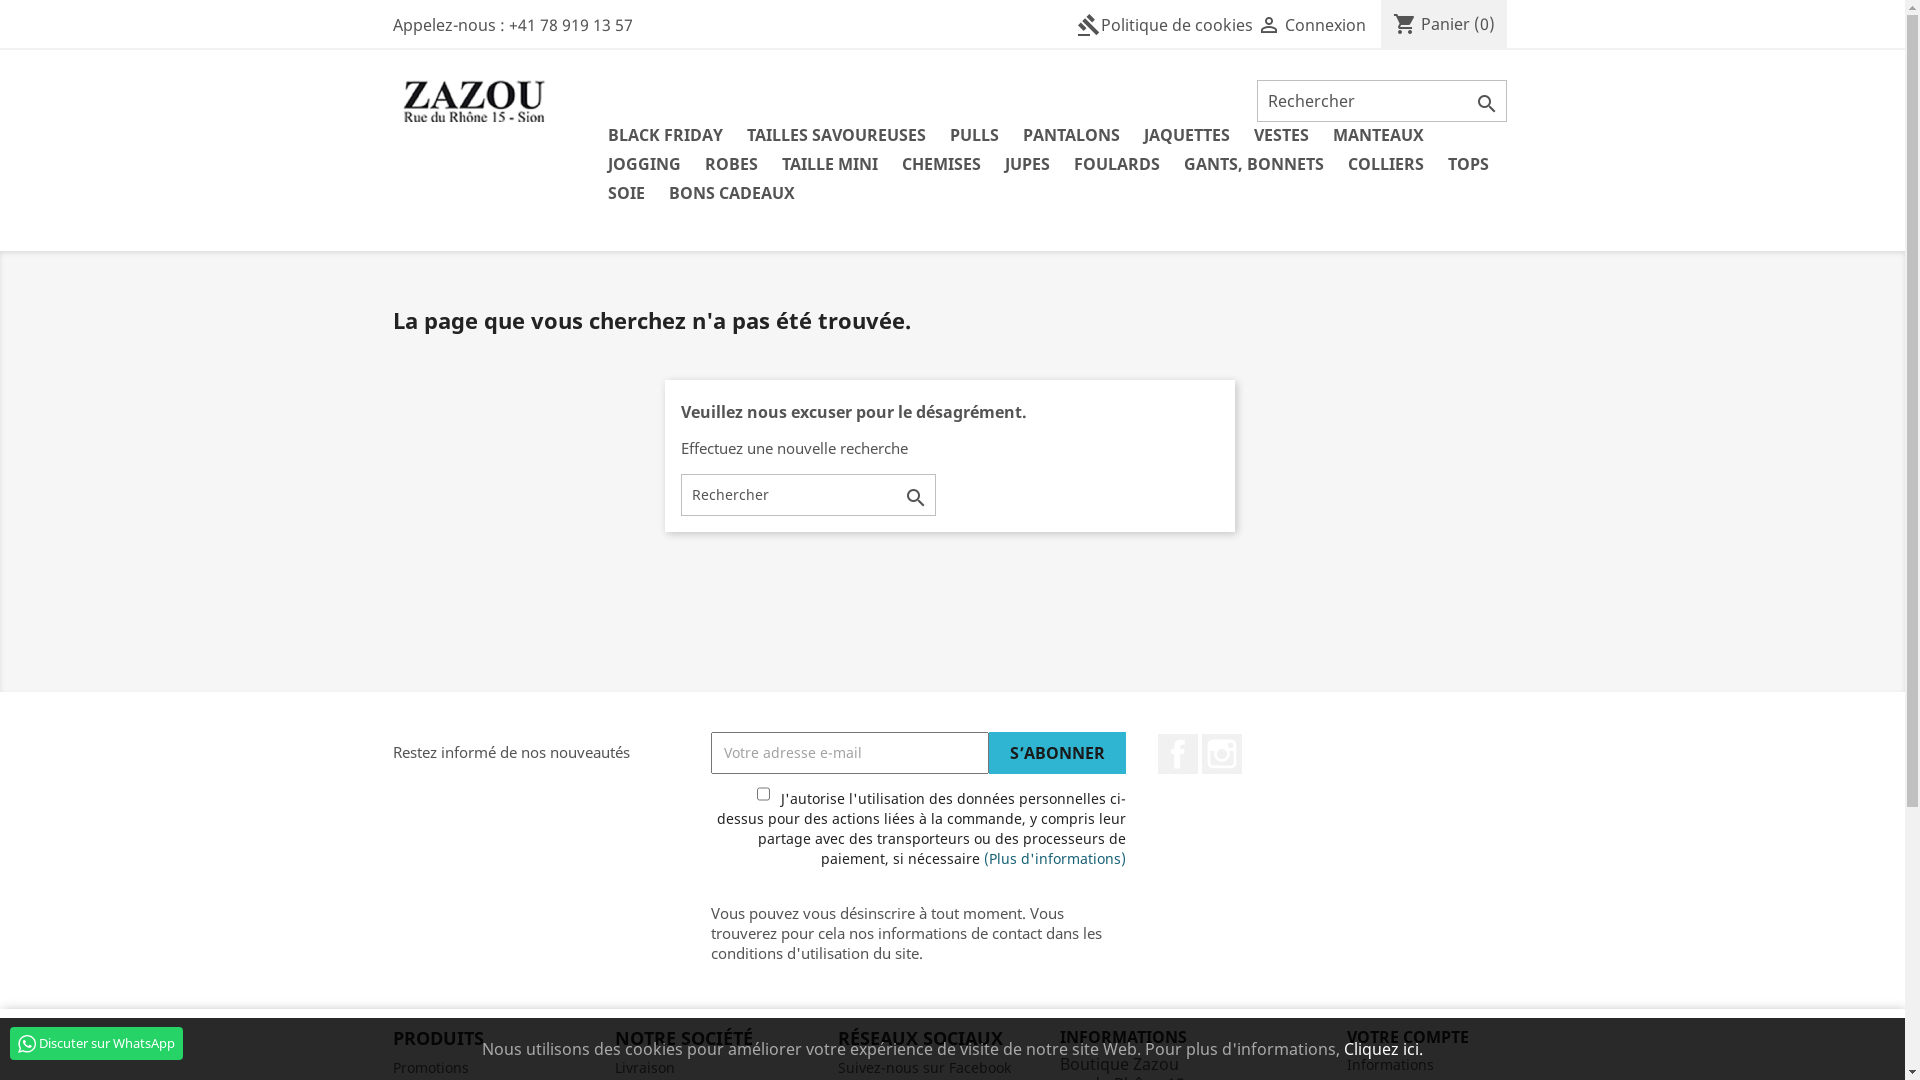 This screenshot has width=1920, height=1080. Describe the element at coordinates (1063, 164) in the screenshot. I see `'FOULARDS'` at that location.